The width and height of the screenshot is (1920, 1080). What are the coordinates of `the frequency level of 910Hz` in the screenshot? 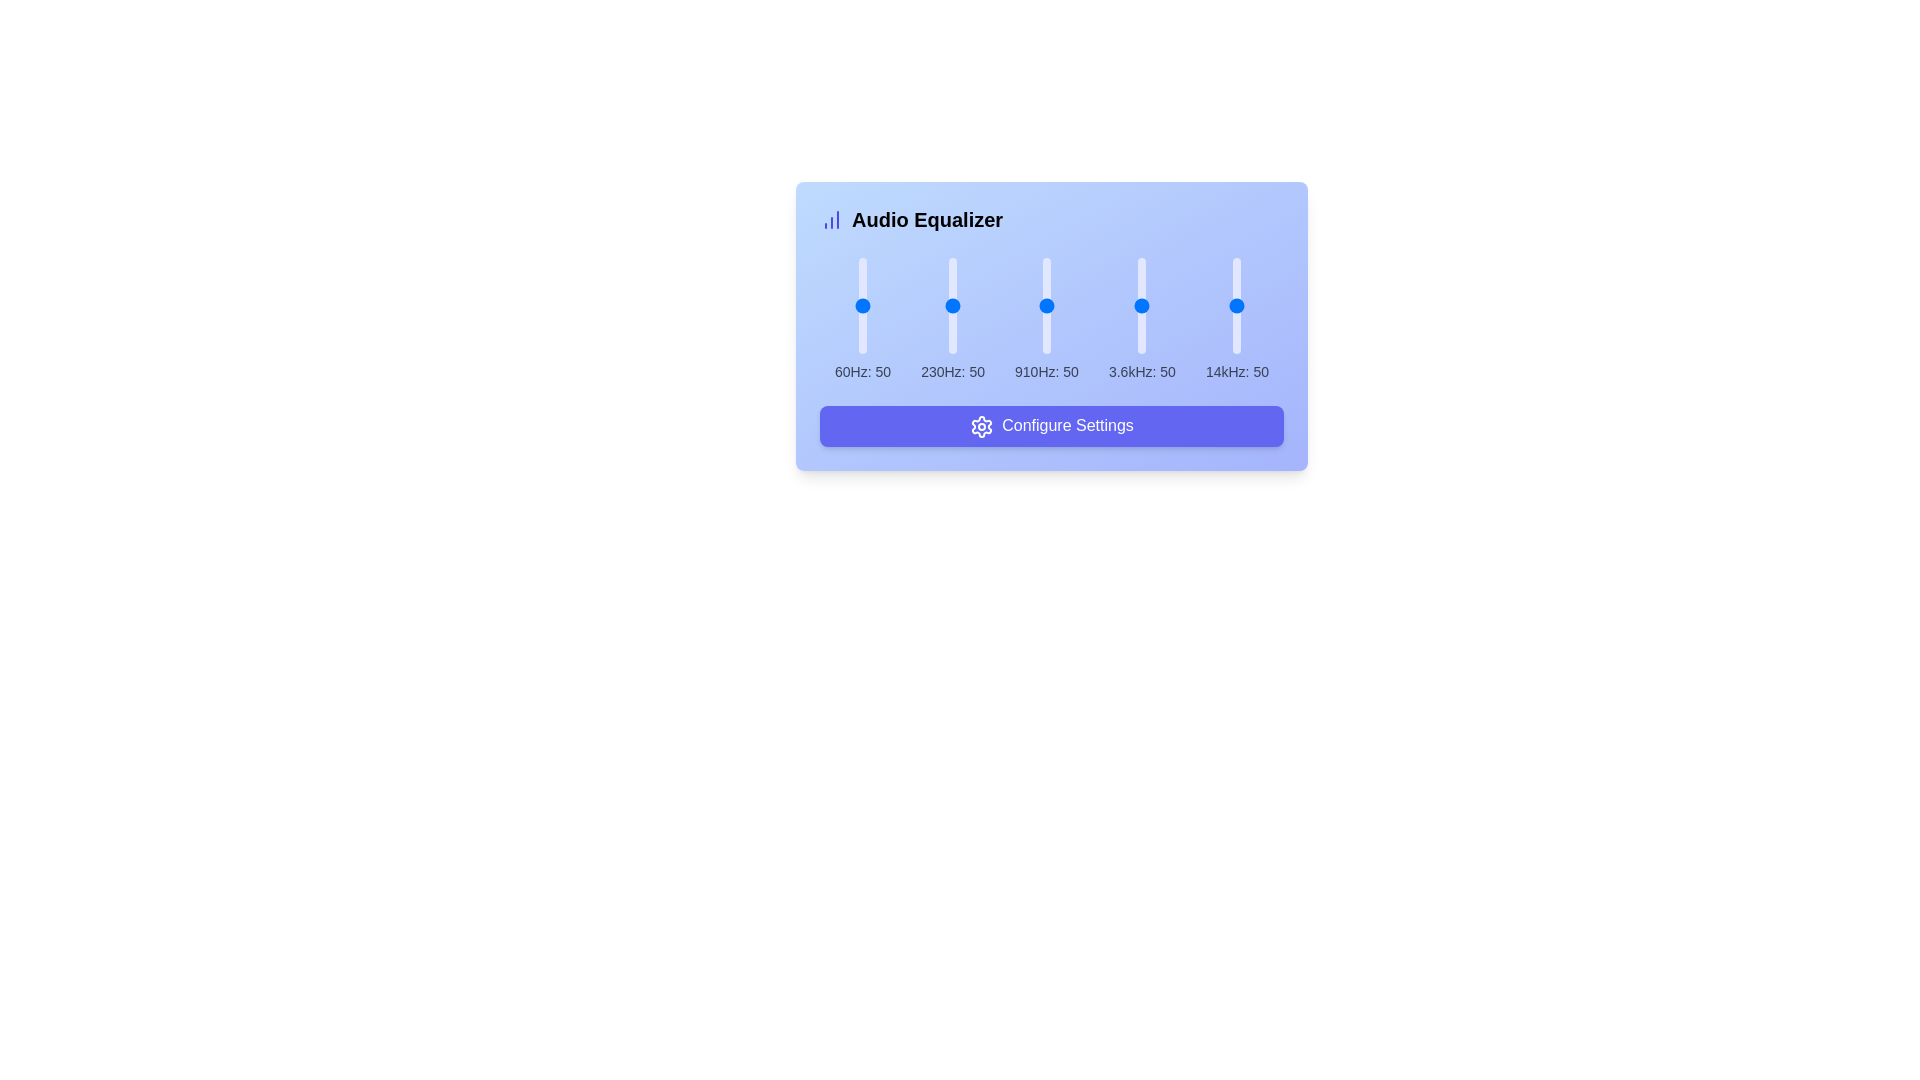 It's located at (1045, 277).